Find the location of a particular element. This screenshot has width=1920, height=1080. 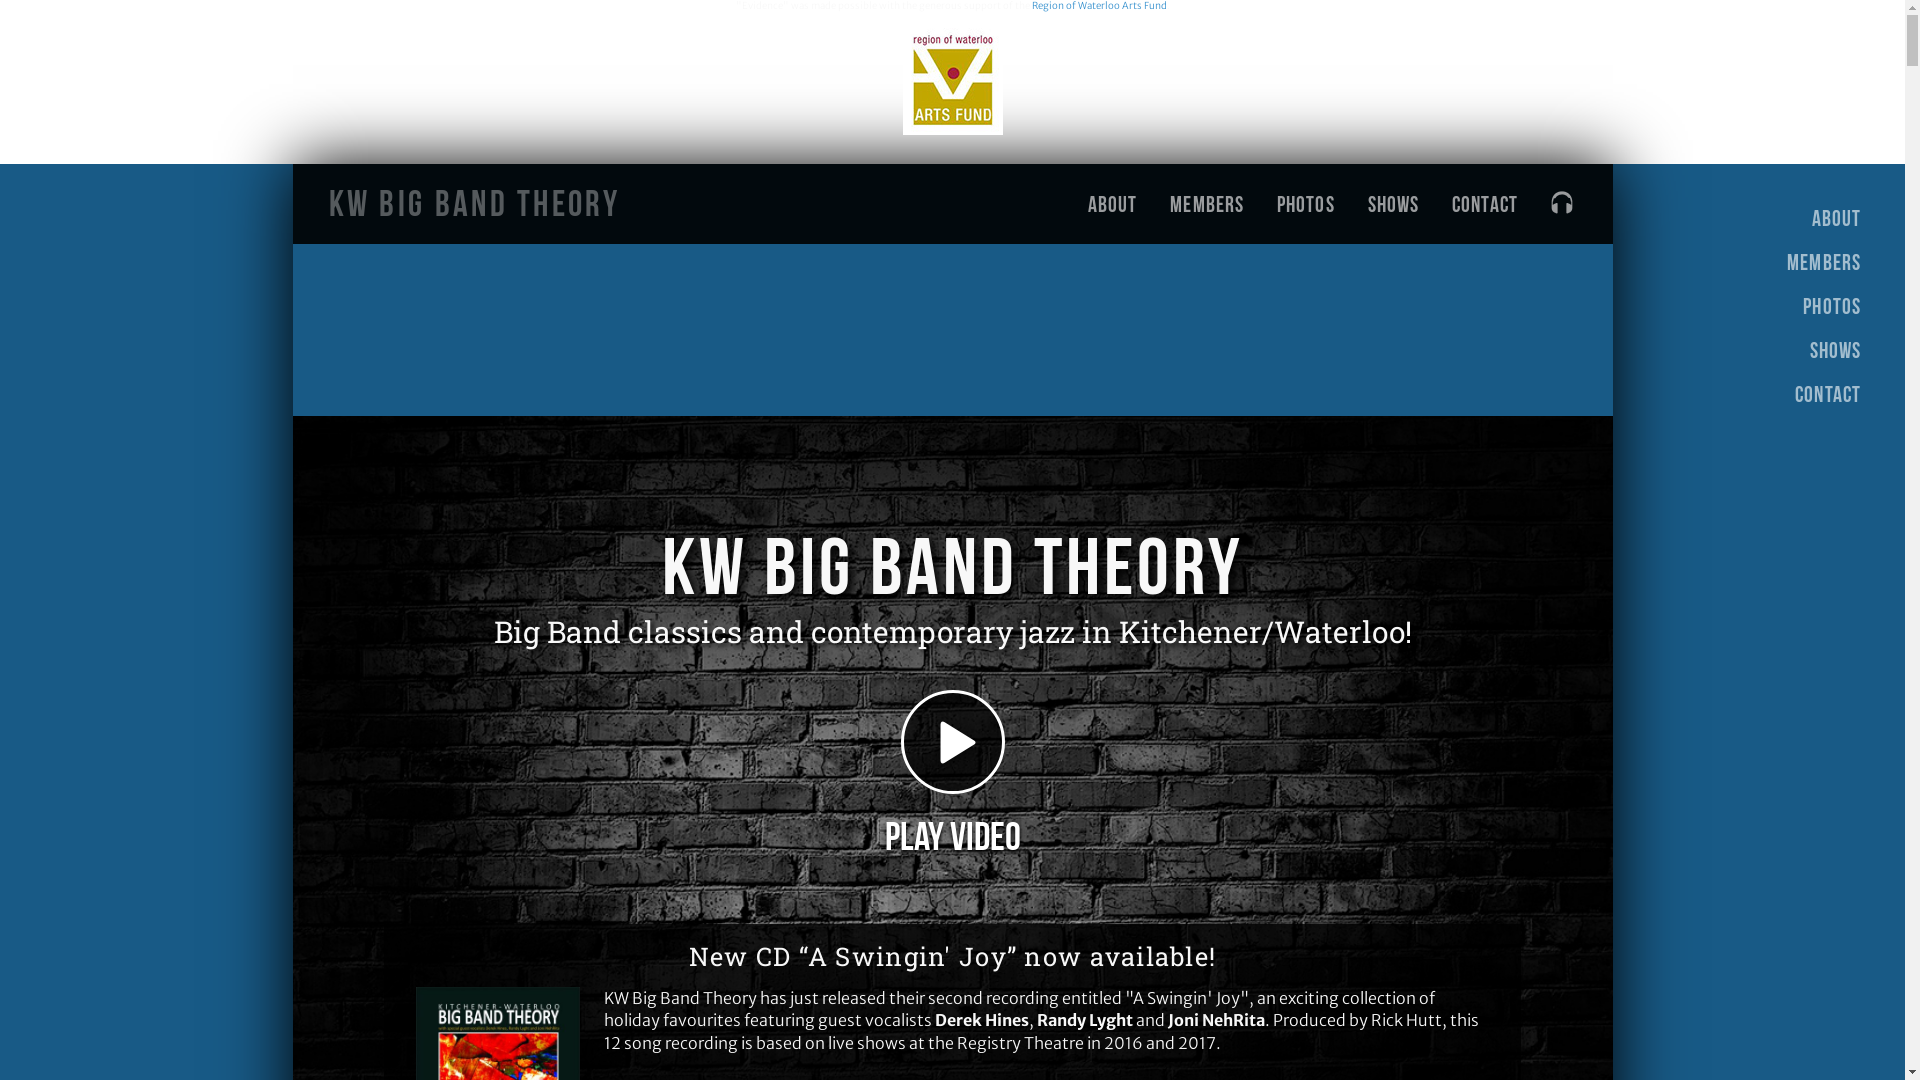

'Play Video' is located at coordinates (950, 775).